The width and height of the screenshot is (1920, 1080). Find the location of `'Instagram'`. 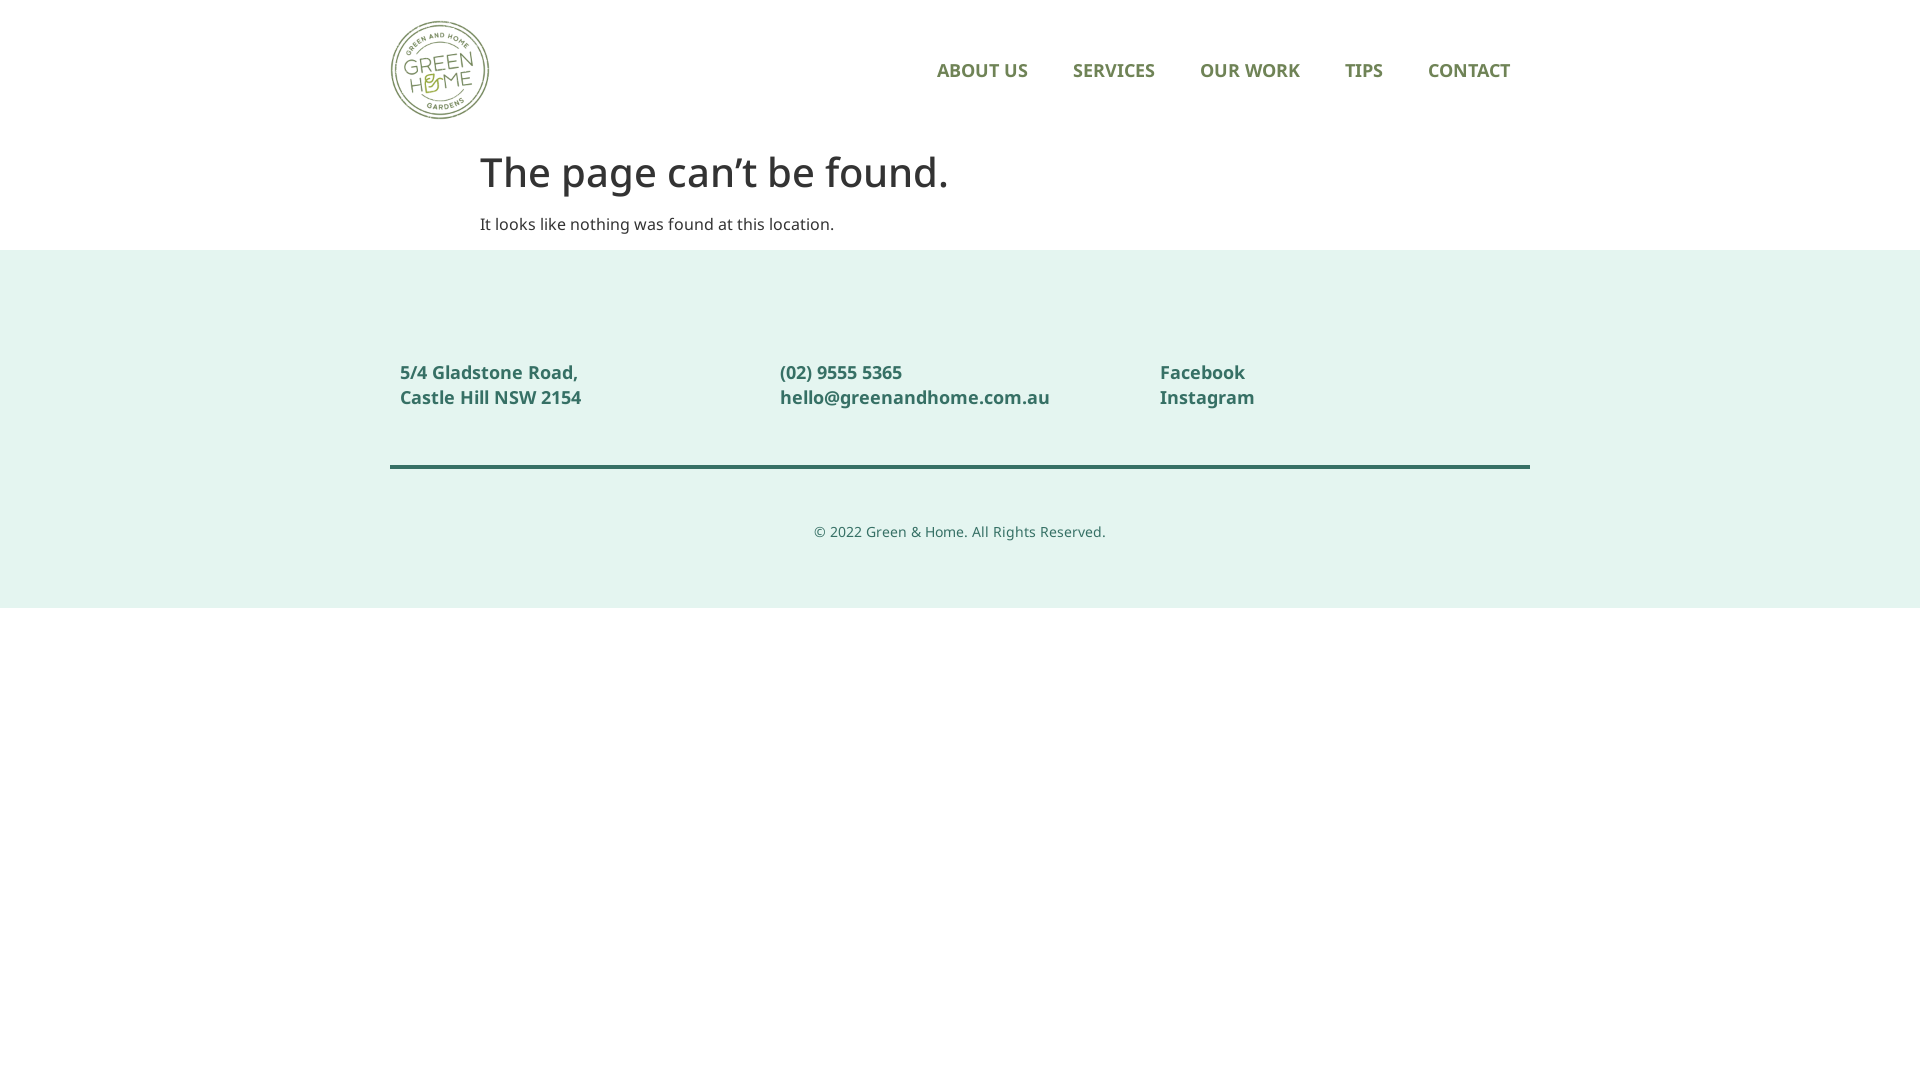

'Instagram' is located at coordinates (1206, 397).